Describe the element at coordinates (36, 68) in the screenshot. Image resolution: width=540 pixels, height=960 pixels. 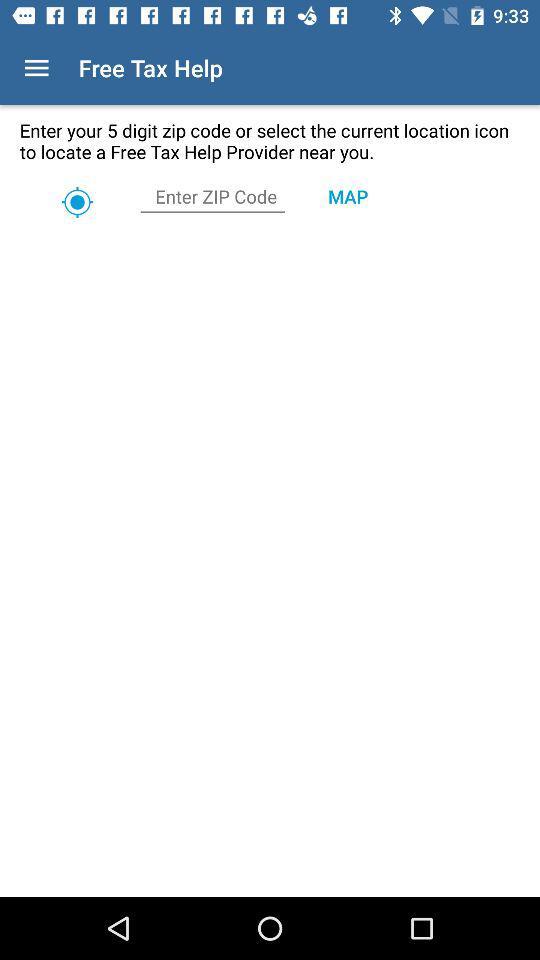
I see `the app next to the free tax help app` at that location.